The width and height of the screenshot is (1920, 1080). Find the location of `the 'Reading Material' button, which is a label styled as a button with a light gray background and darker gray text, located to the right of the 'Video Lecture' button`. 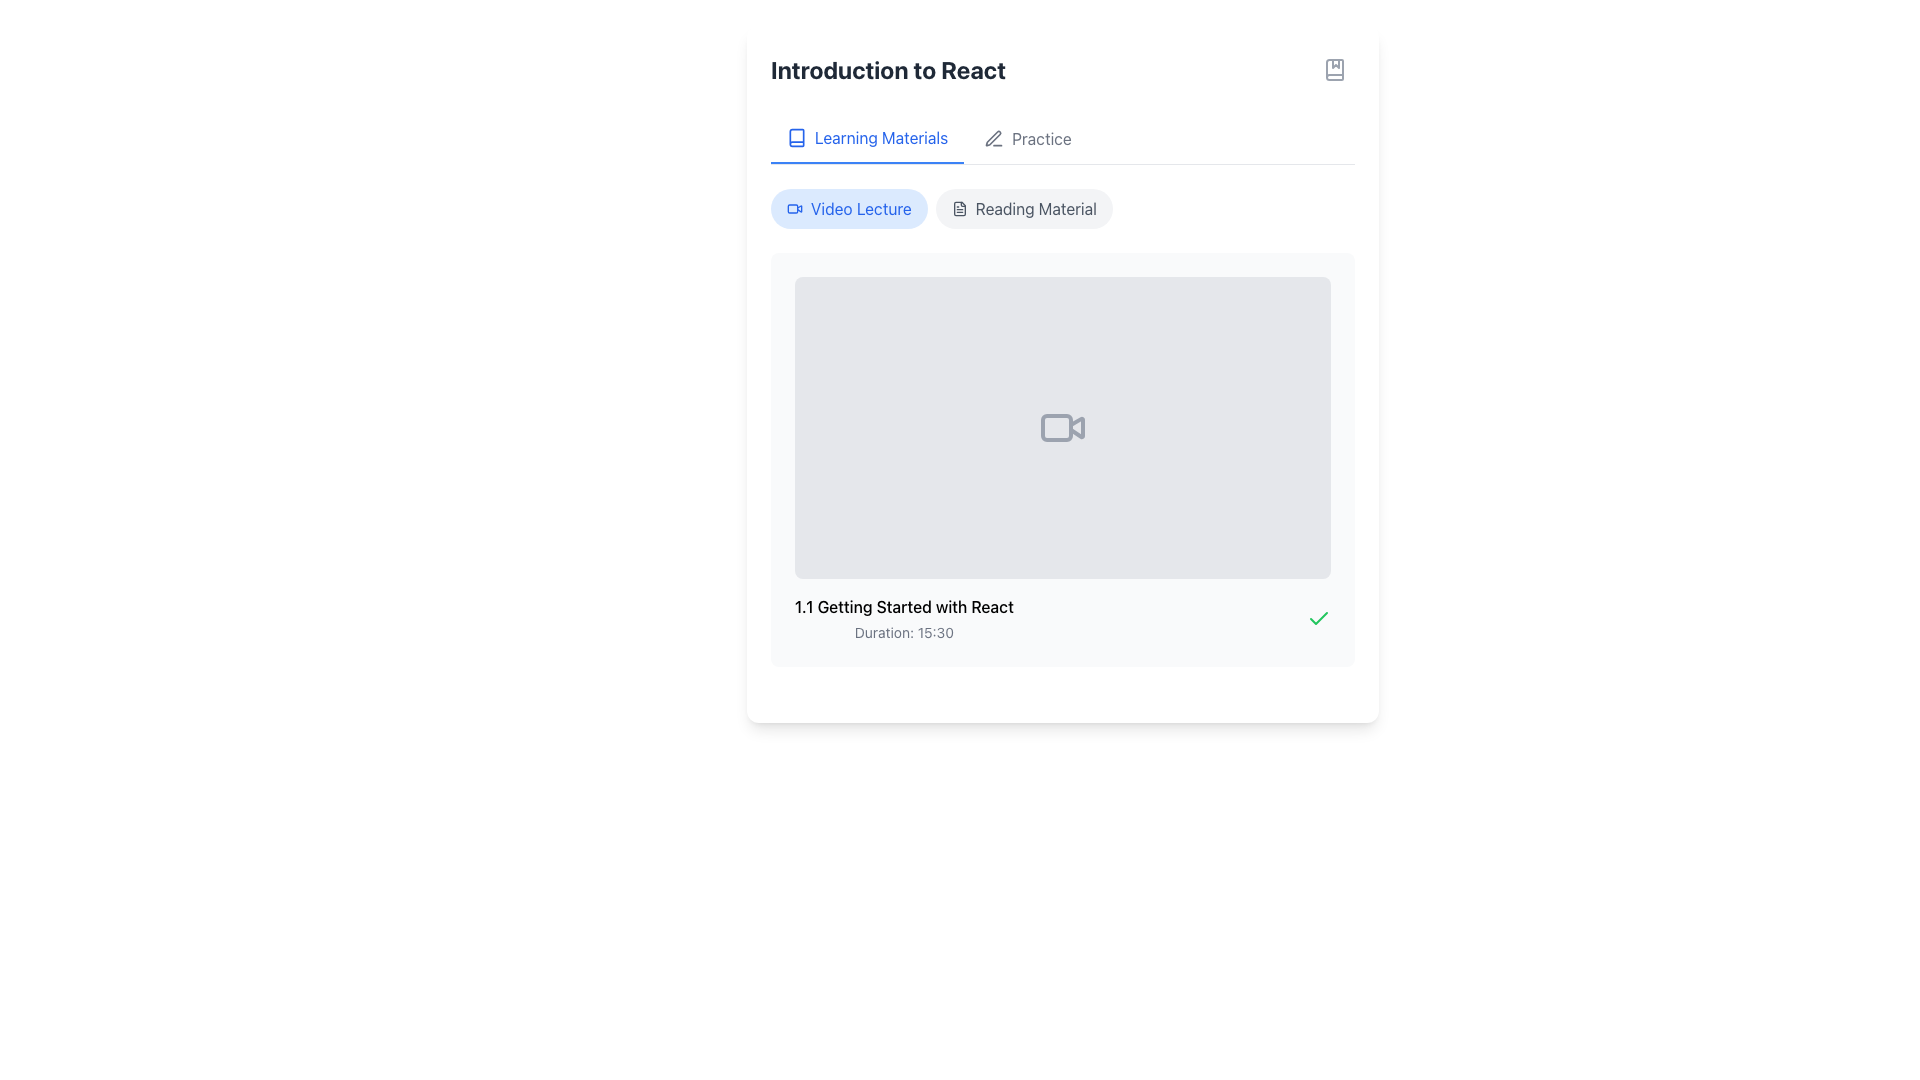

the 'Reading Material' button, which is a label styled as a button with a light gray background and darker gray text, located to the right of the 'Video Lecture' button is located at coordinates (1024, 208).